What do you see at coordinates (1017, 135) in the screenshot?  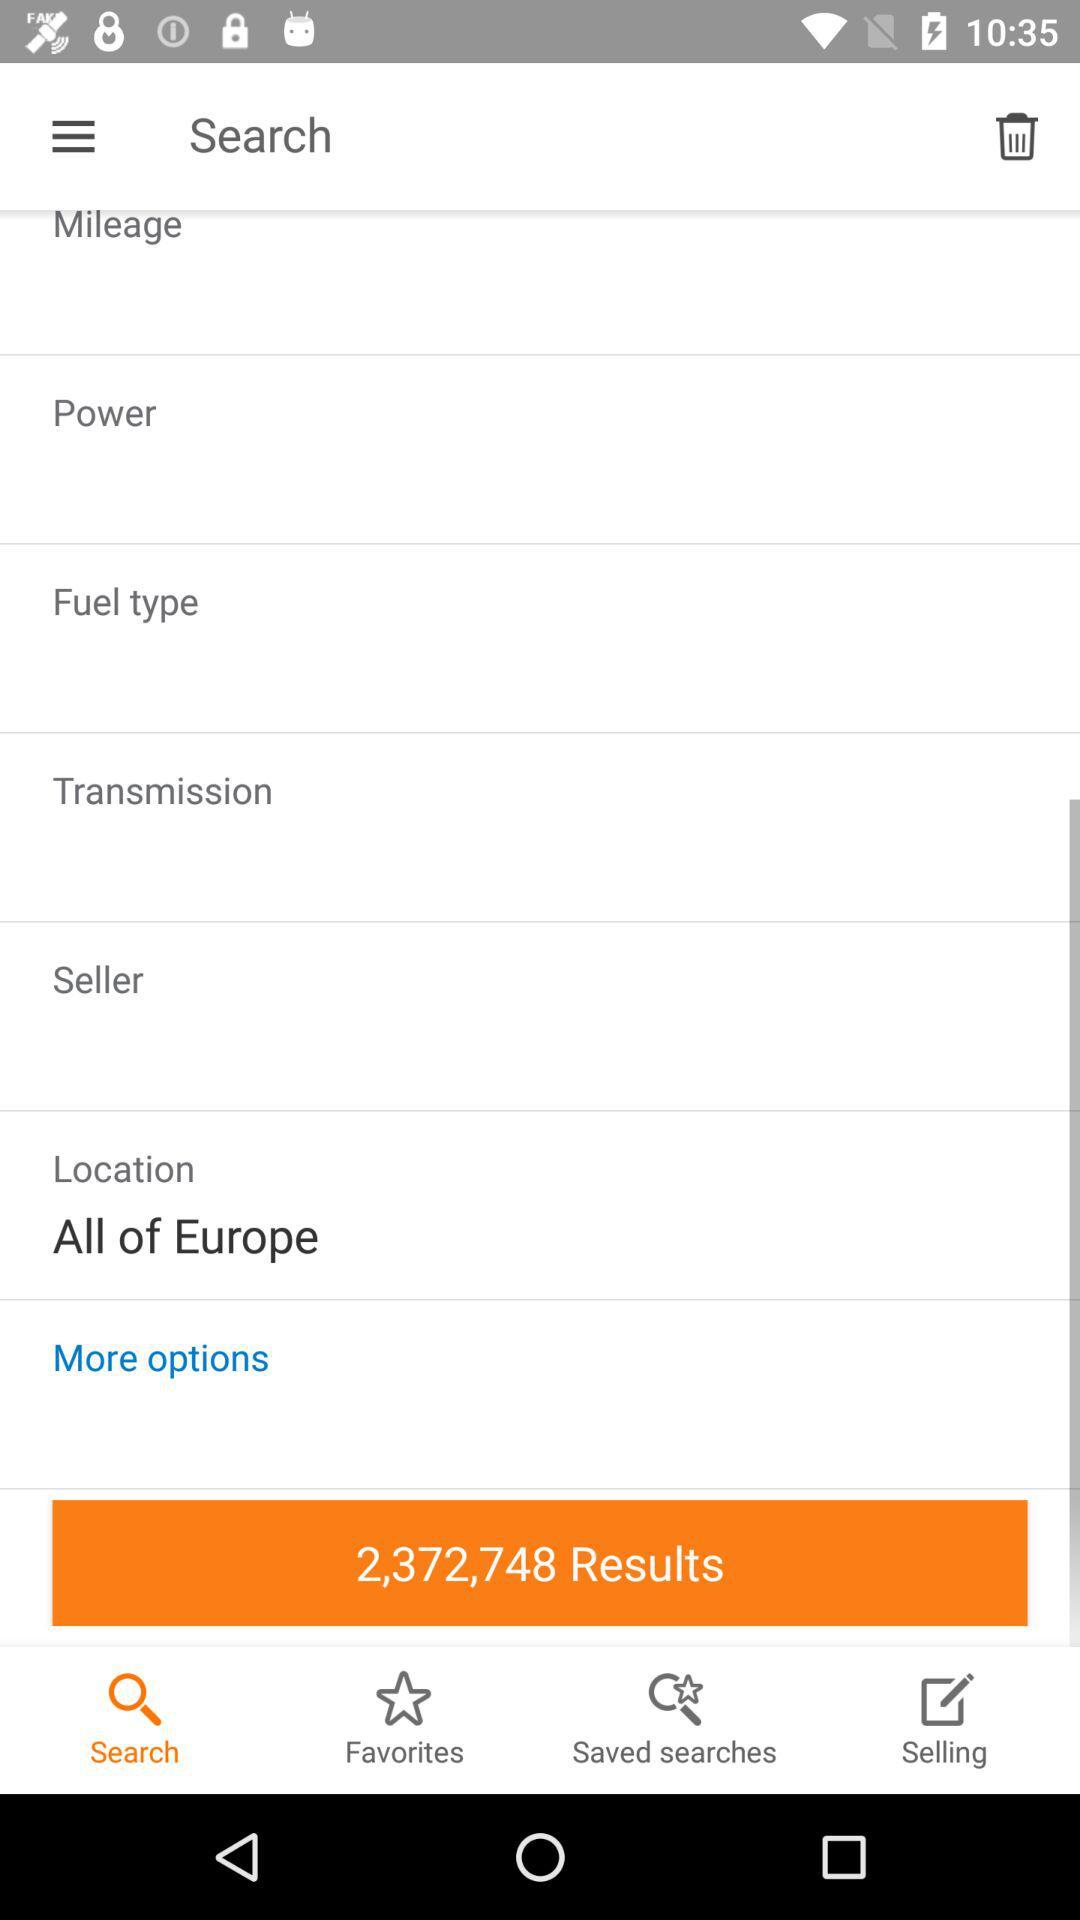 I see `item next to search icon` at bounding box center [1017, 135].